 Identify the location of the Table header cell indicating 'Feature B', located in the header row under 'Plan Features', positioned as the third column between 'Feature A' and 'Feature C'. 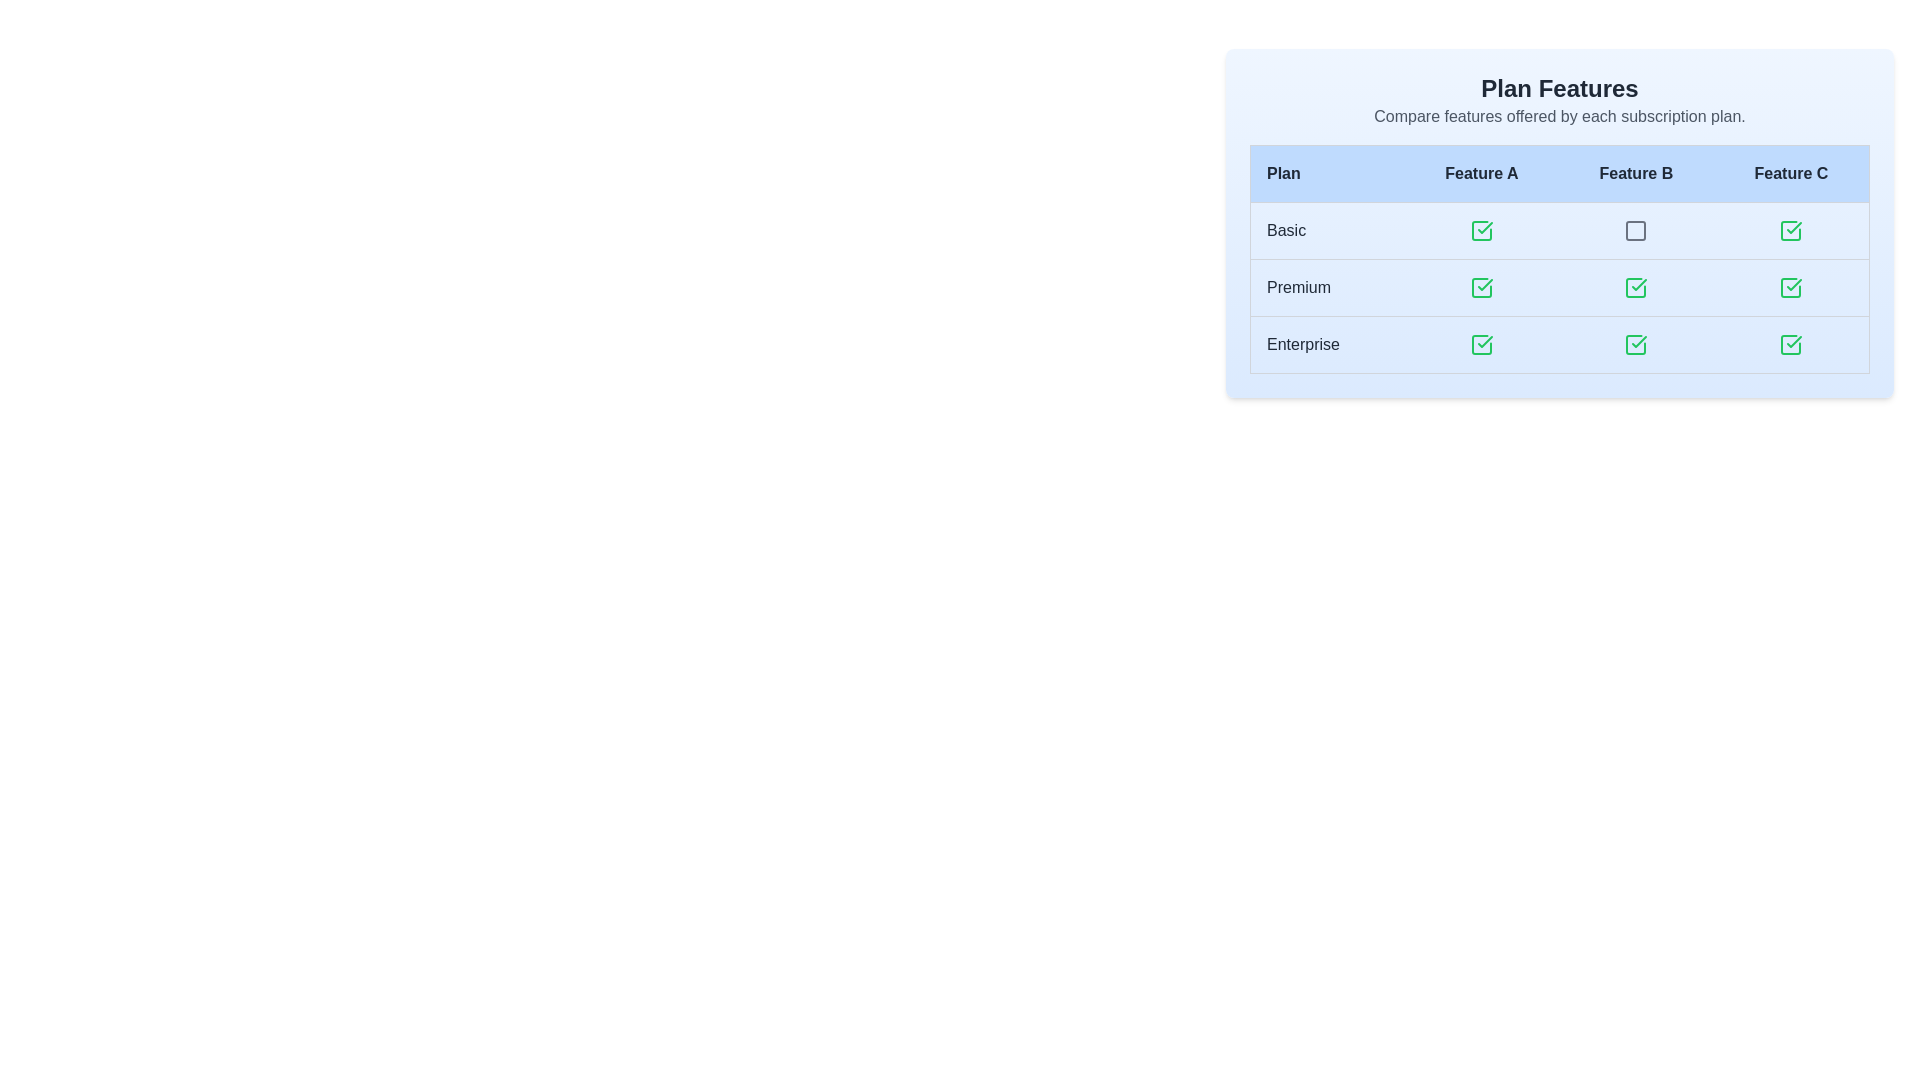
(1636, 172).